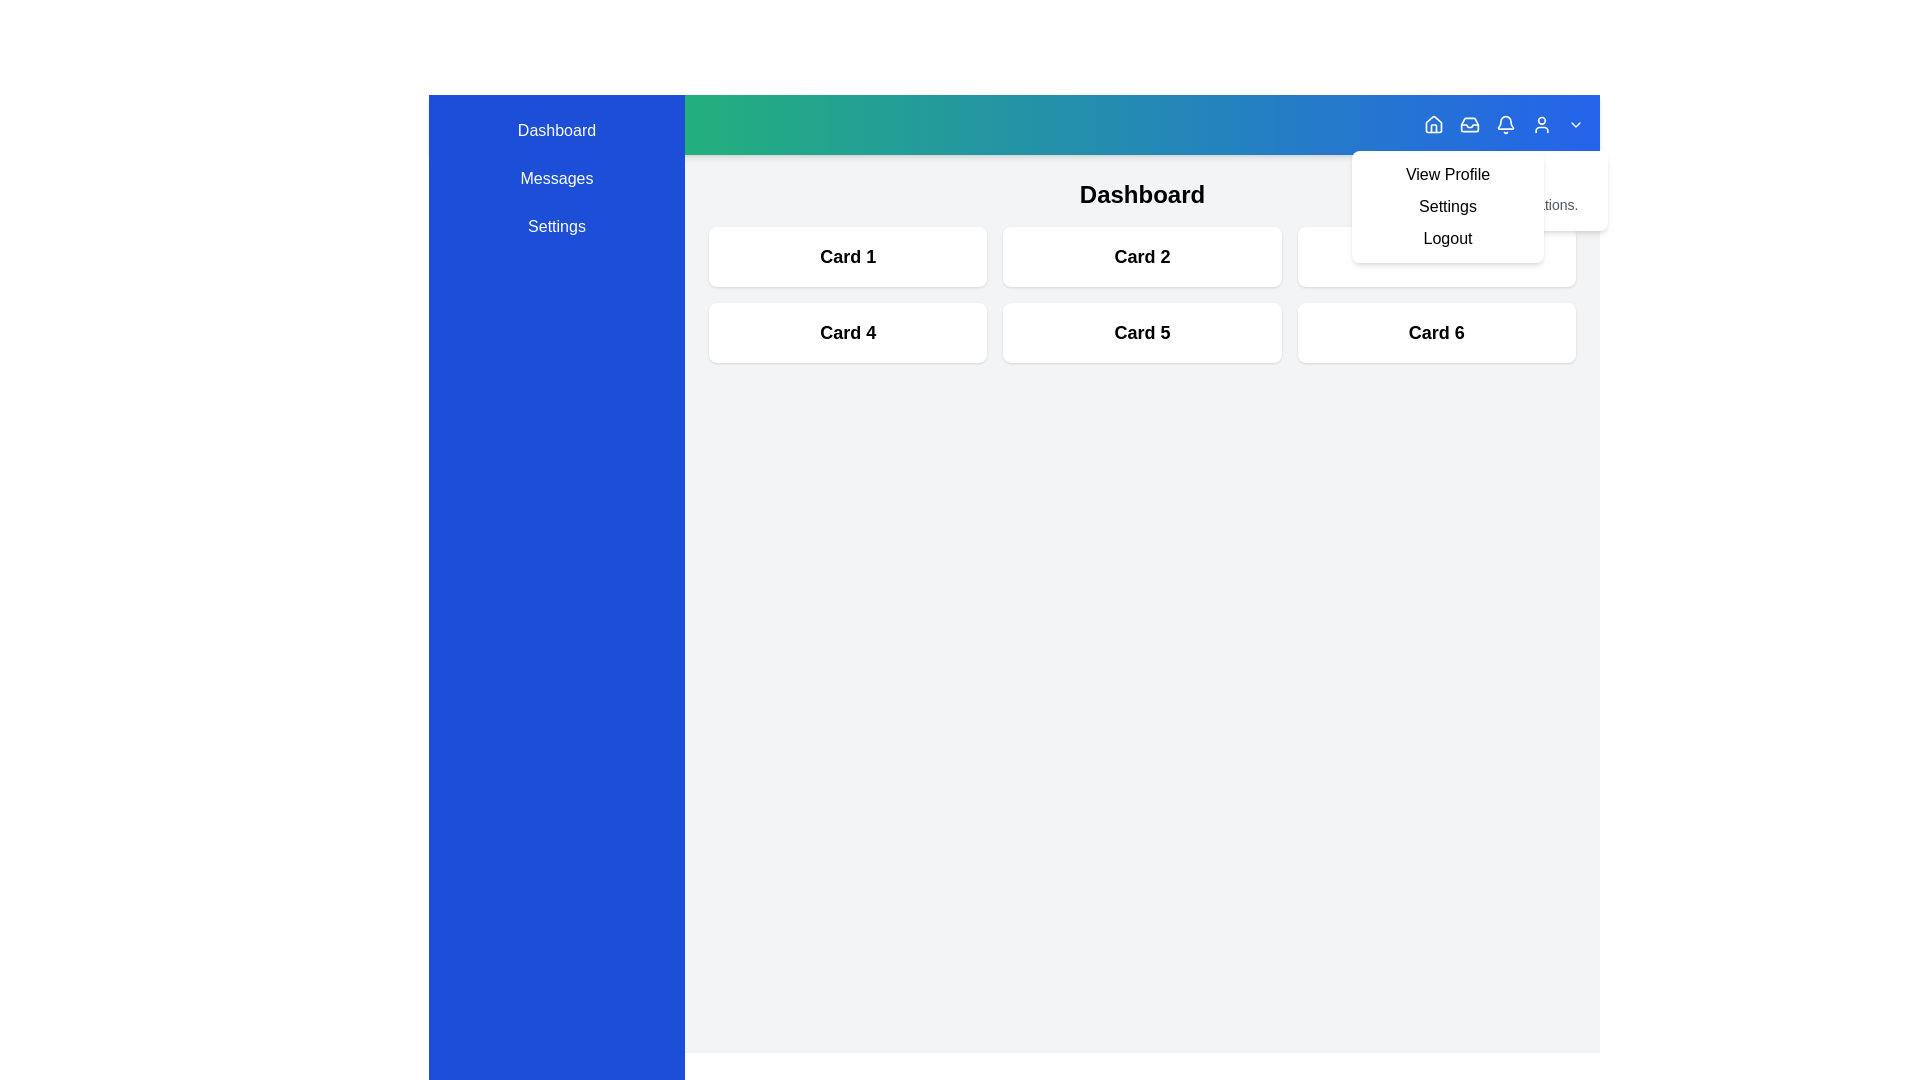 Image resolution: width=1920 pixels, height=1080 pixels. What do you see at coordinates (1142, 195) in the screenshot?
I see `the Text header that indicates the current page or section, positioned above a grid of cards and below the navigation bar` at bounding box center [1142, 195].